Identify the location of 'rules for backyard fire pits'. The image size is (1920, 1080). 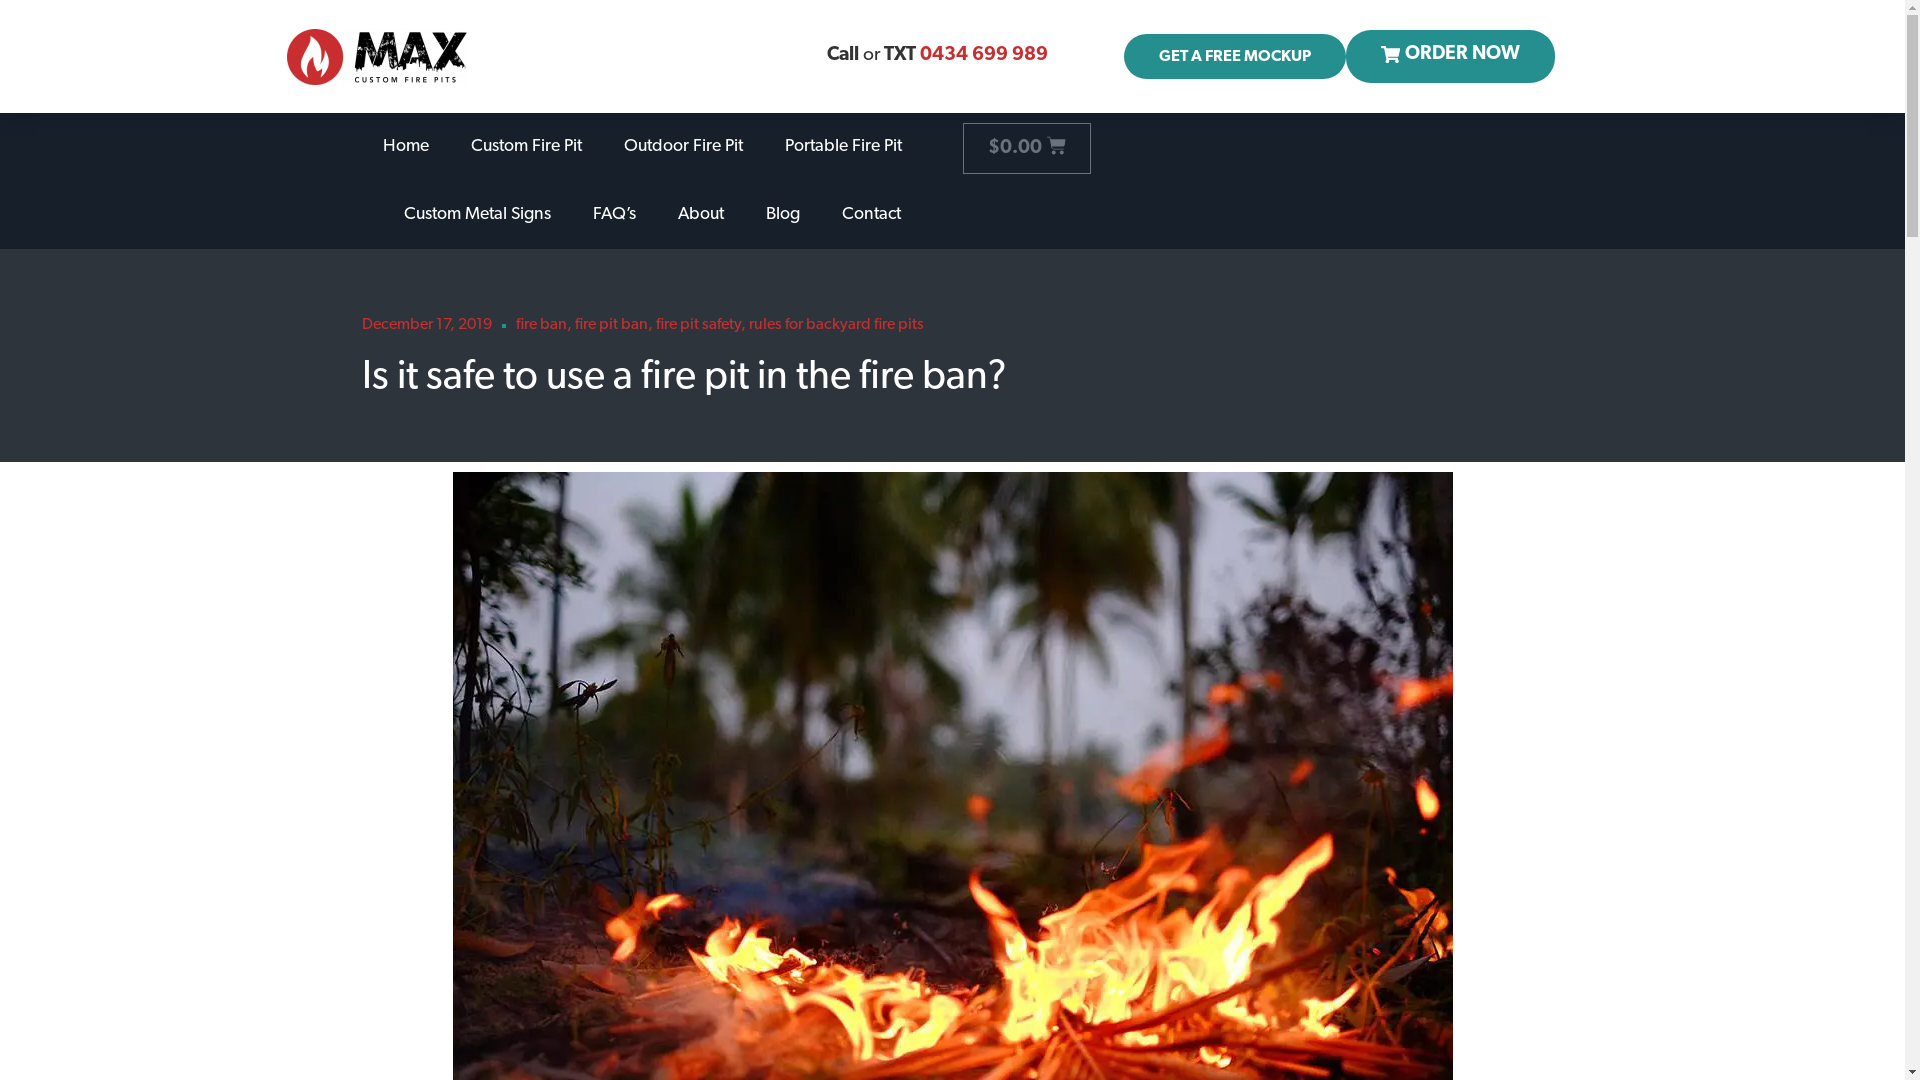
(836, 323).